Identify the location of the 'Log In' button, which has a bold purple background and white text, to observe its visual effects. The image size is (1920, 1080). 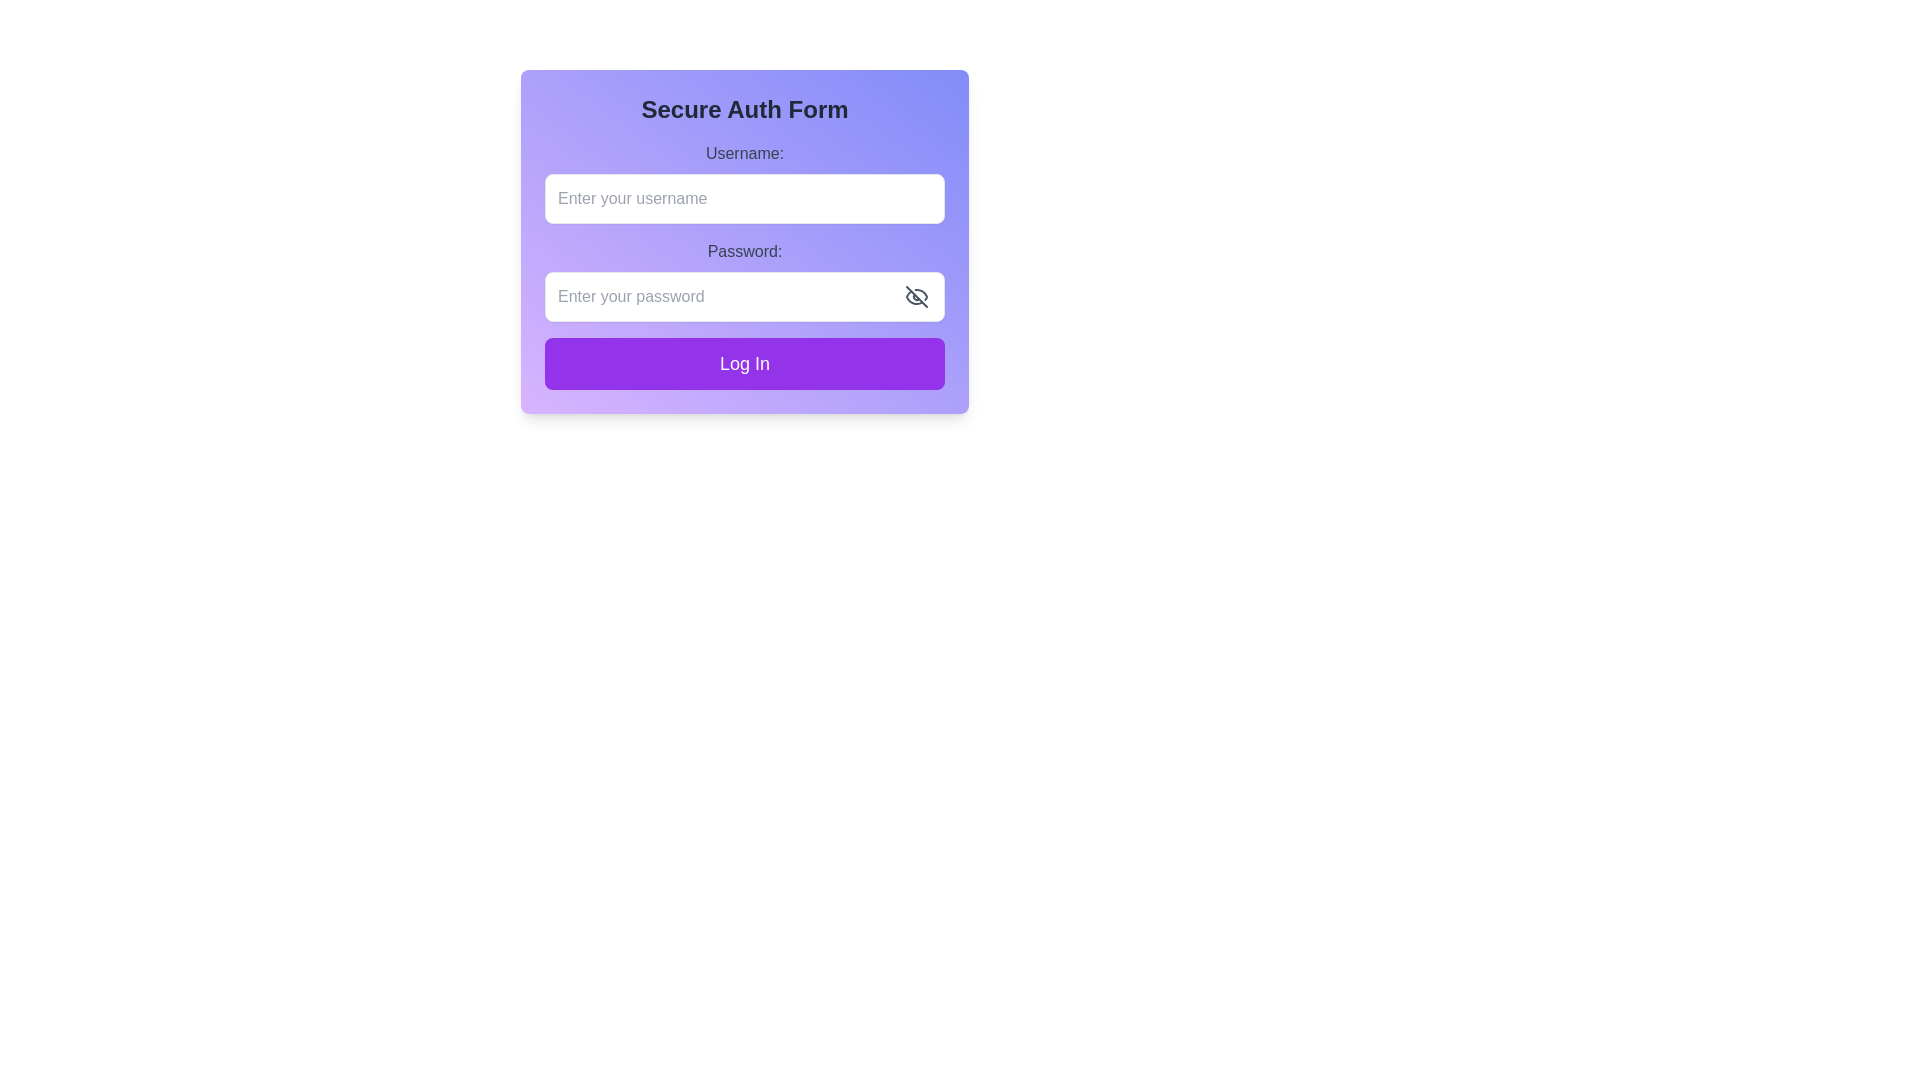
(743, 363).